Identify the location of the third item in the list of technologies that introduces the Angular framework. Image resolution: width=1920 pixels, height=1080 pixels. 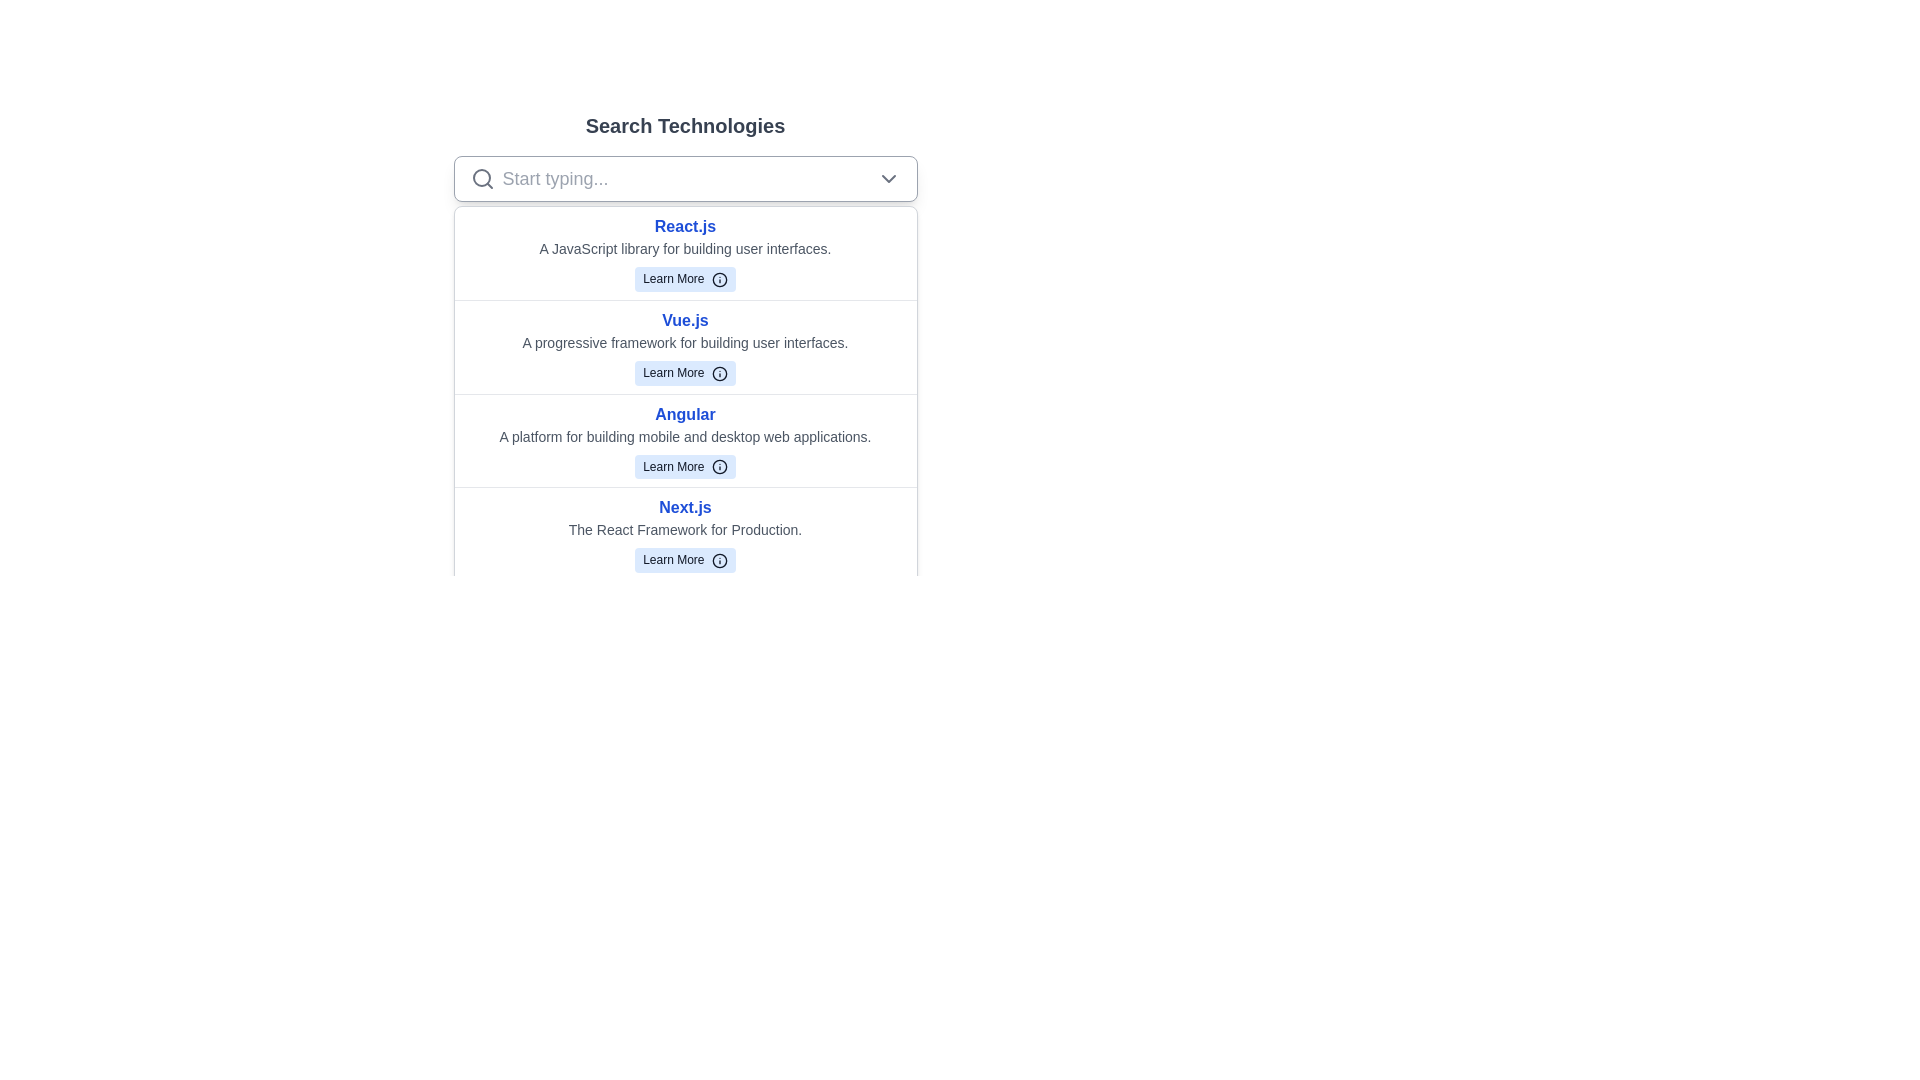
(685, 440).